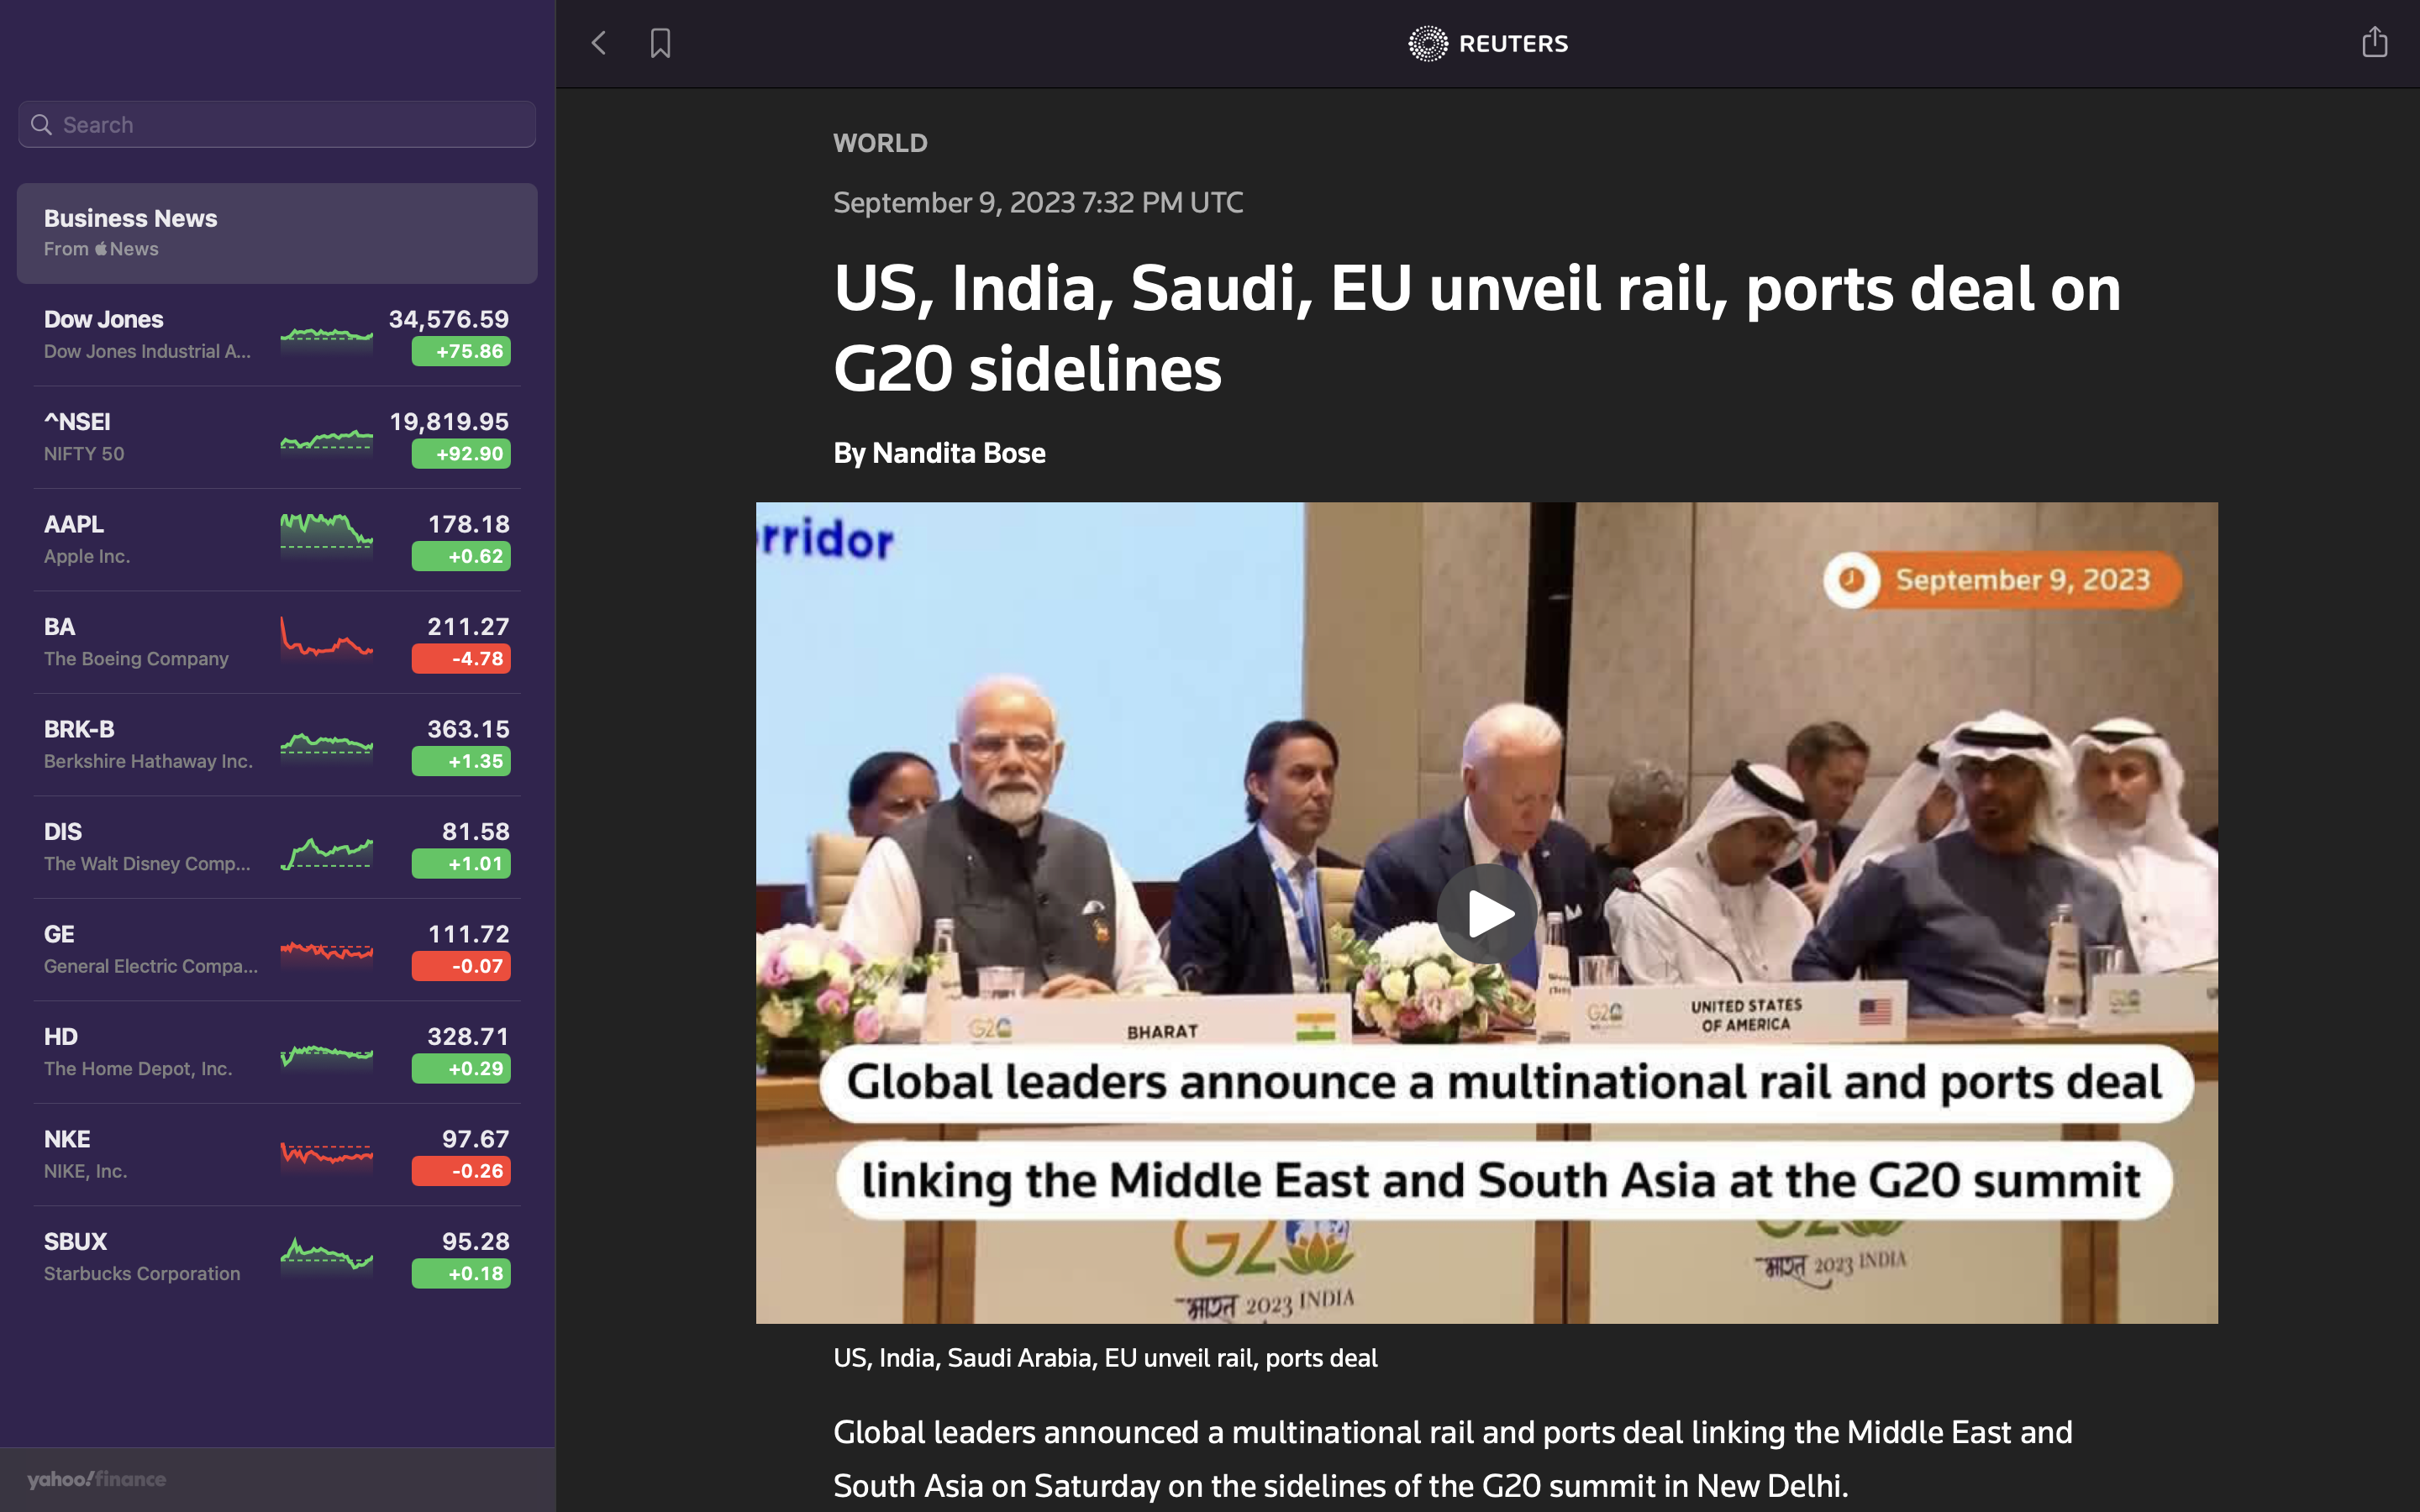 The image size is (2420, 1512). I want to click on Share the latest news report on your Twitter feed, so click(2376, 39).